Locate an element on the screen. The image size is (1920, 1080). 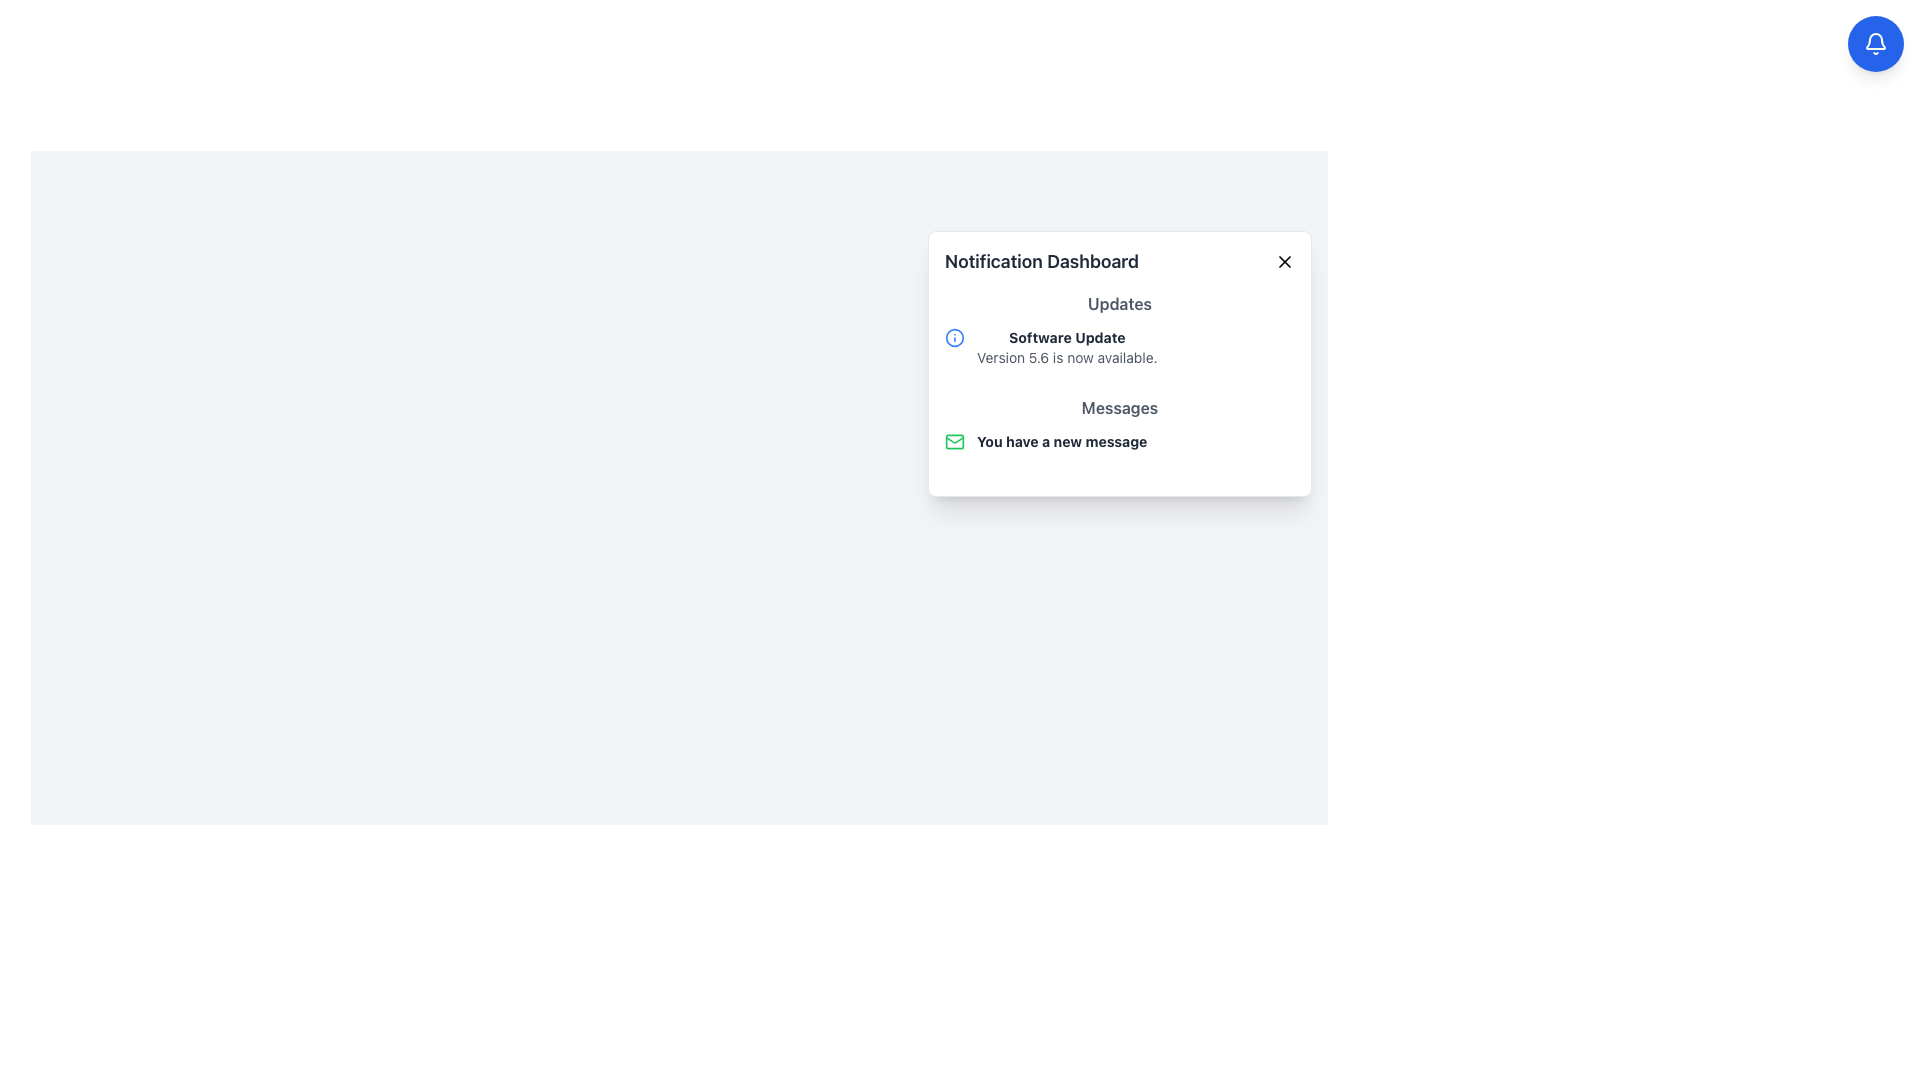
the content of the 'Messages' section, which displays a header 'Messages' and a subtext 'You have a new message' with an envelope icon is located at coordinates (1118, 428).